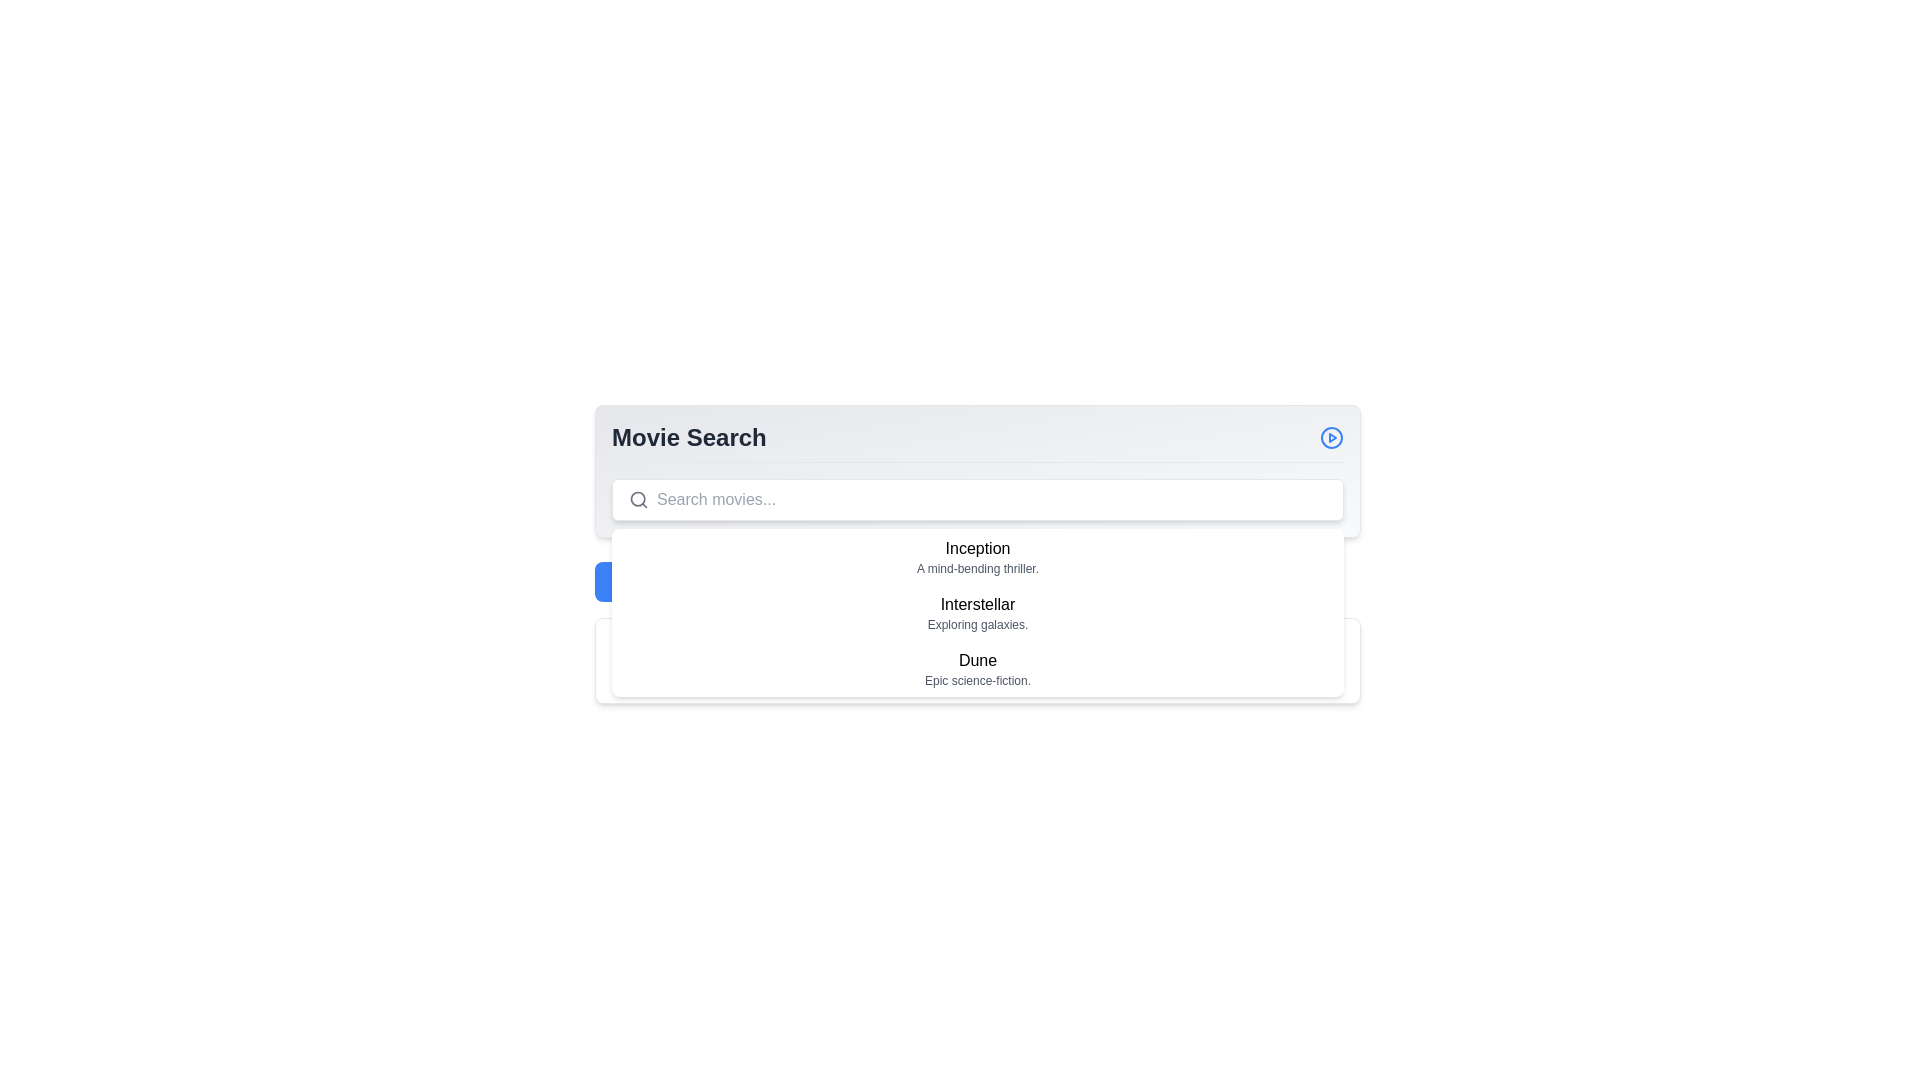 This screenshot has width=1920, height=1080. I want to click on the static display text reading 'Epic science-fiction.' located in the dropdown menu under the 'Dune' title, so click(978, 680).